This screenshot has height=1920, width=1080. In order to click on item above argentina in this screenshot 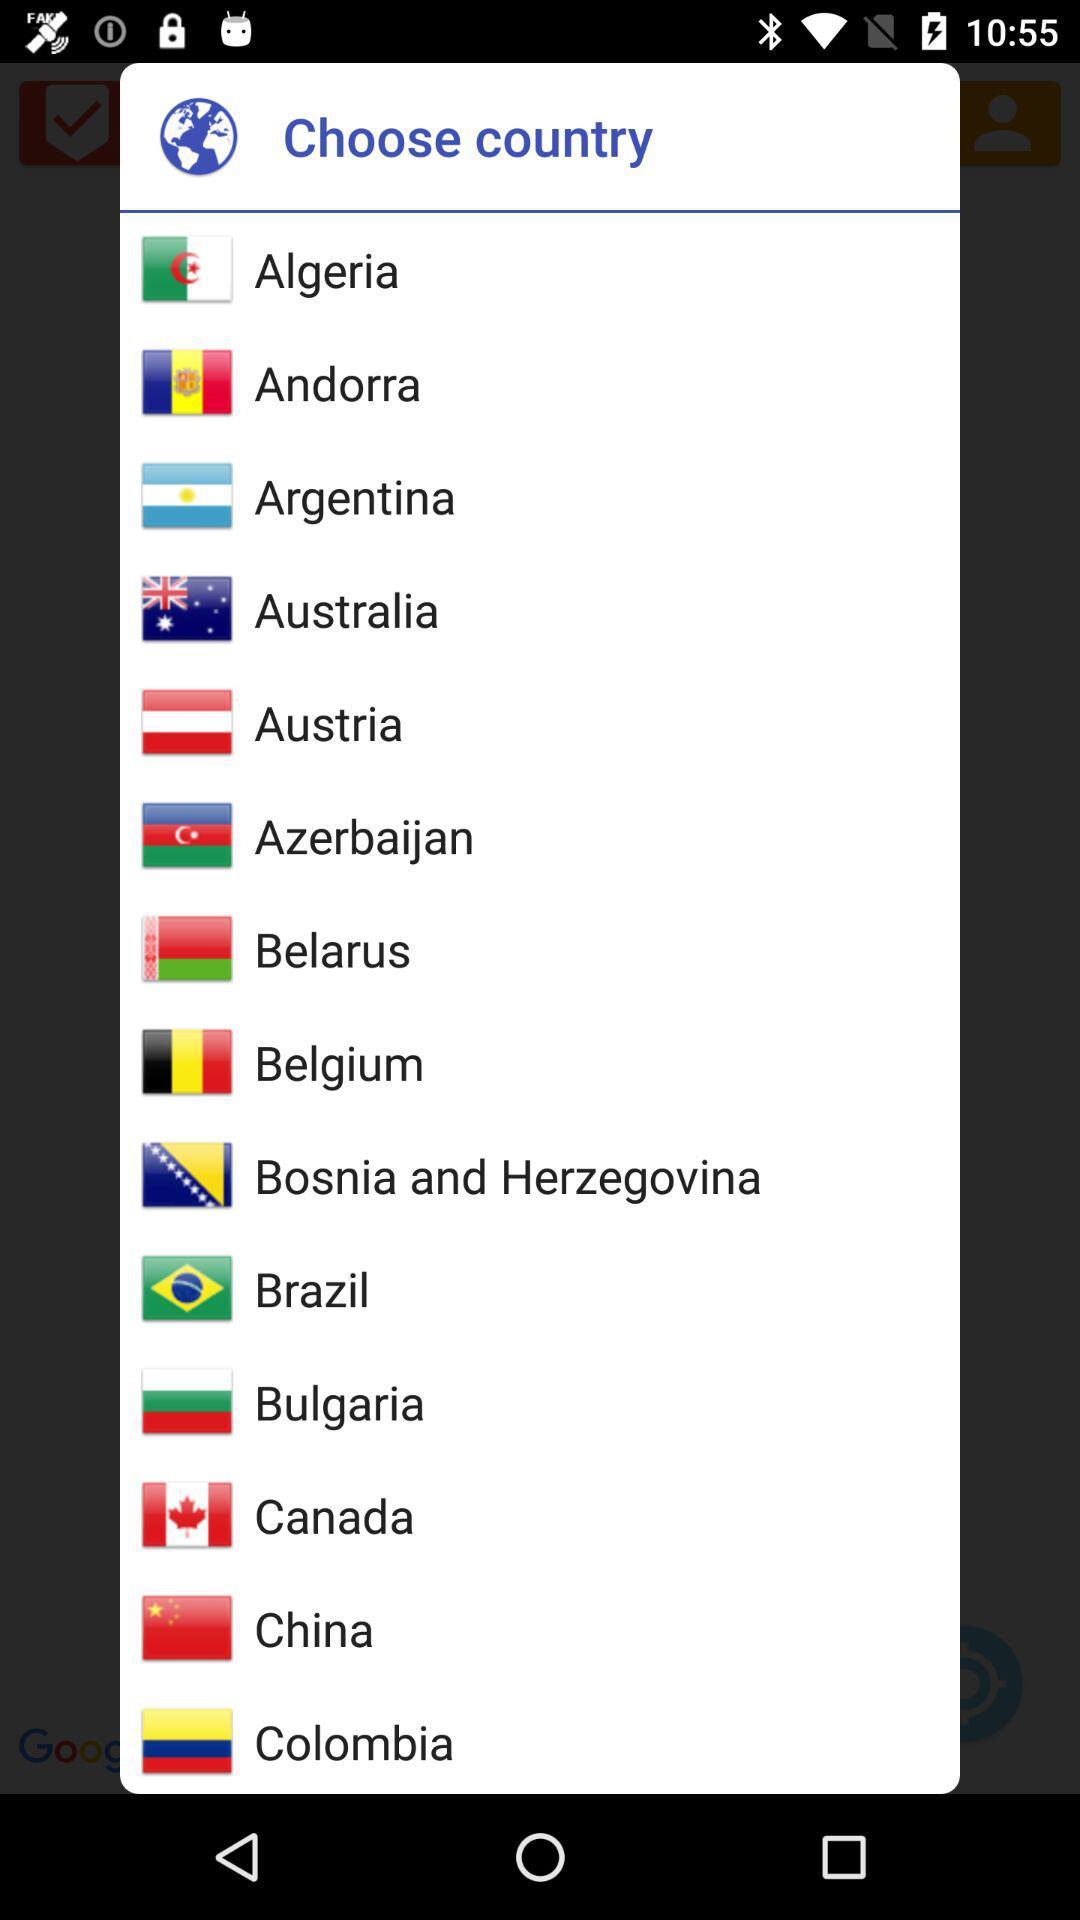, I will do `click(336, 382)`.